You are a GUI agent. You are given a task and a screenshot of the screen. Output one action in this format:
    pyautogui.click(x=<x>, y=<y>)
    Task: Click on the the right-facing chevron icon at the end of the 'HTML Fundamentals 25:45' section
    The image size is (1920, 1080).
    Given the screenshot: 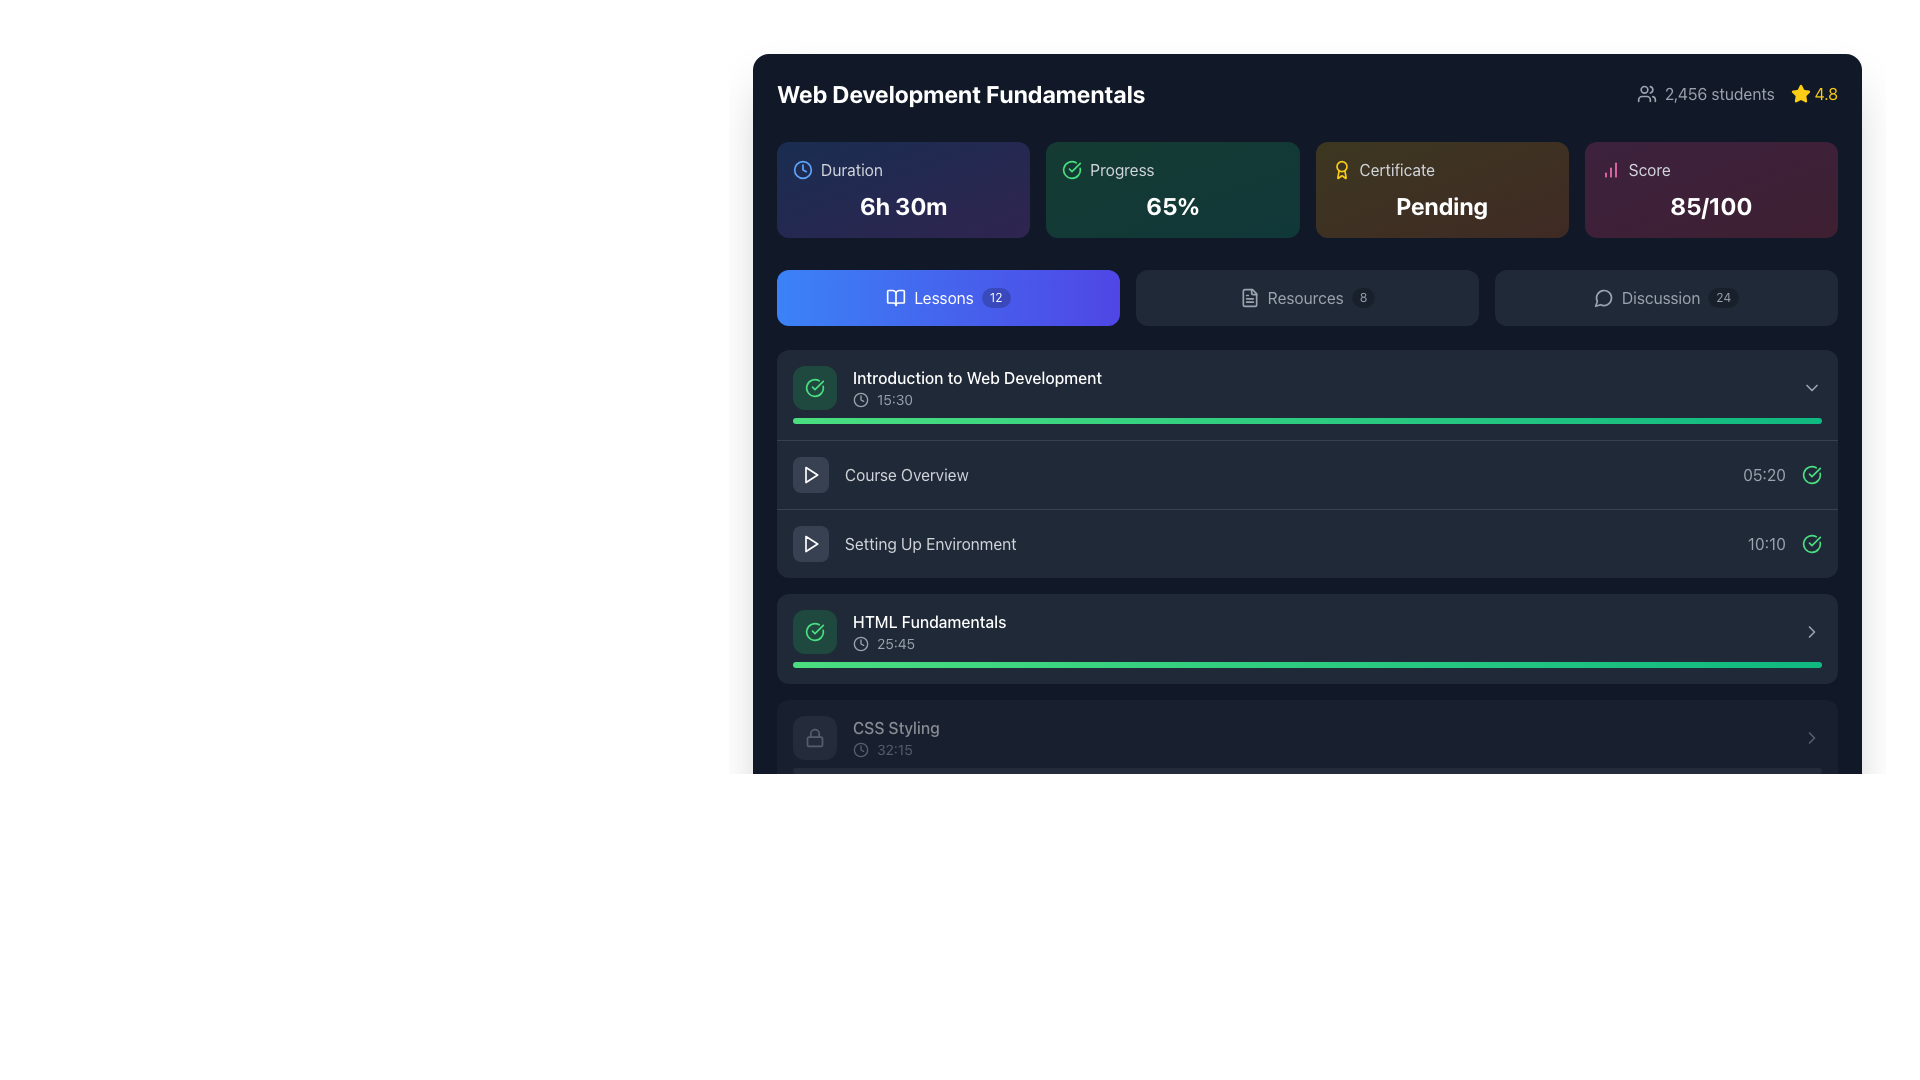 What is the action you would take?
    pyautogui.click(x=1811, y=632)
    